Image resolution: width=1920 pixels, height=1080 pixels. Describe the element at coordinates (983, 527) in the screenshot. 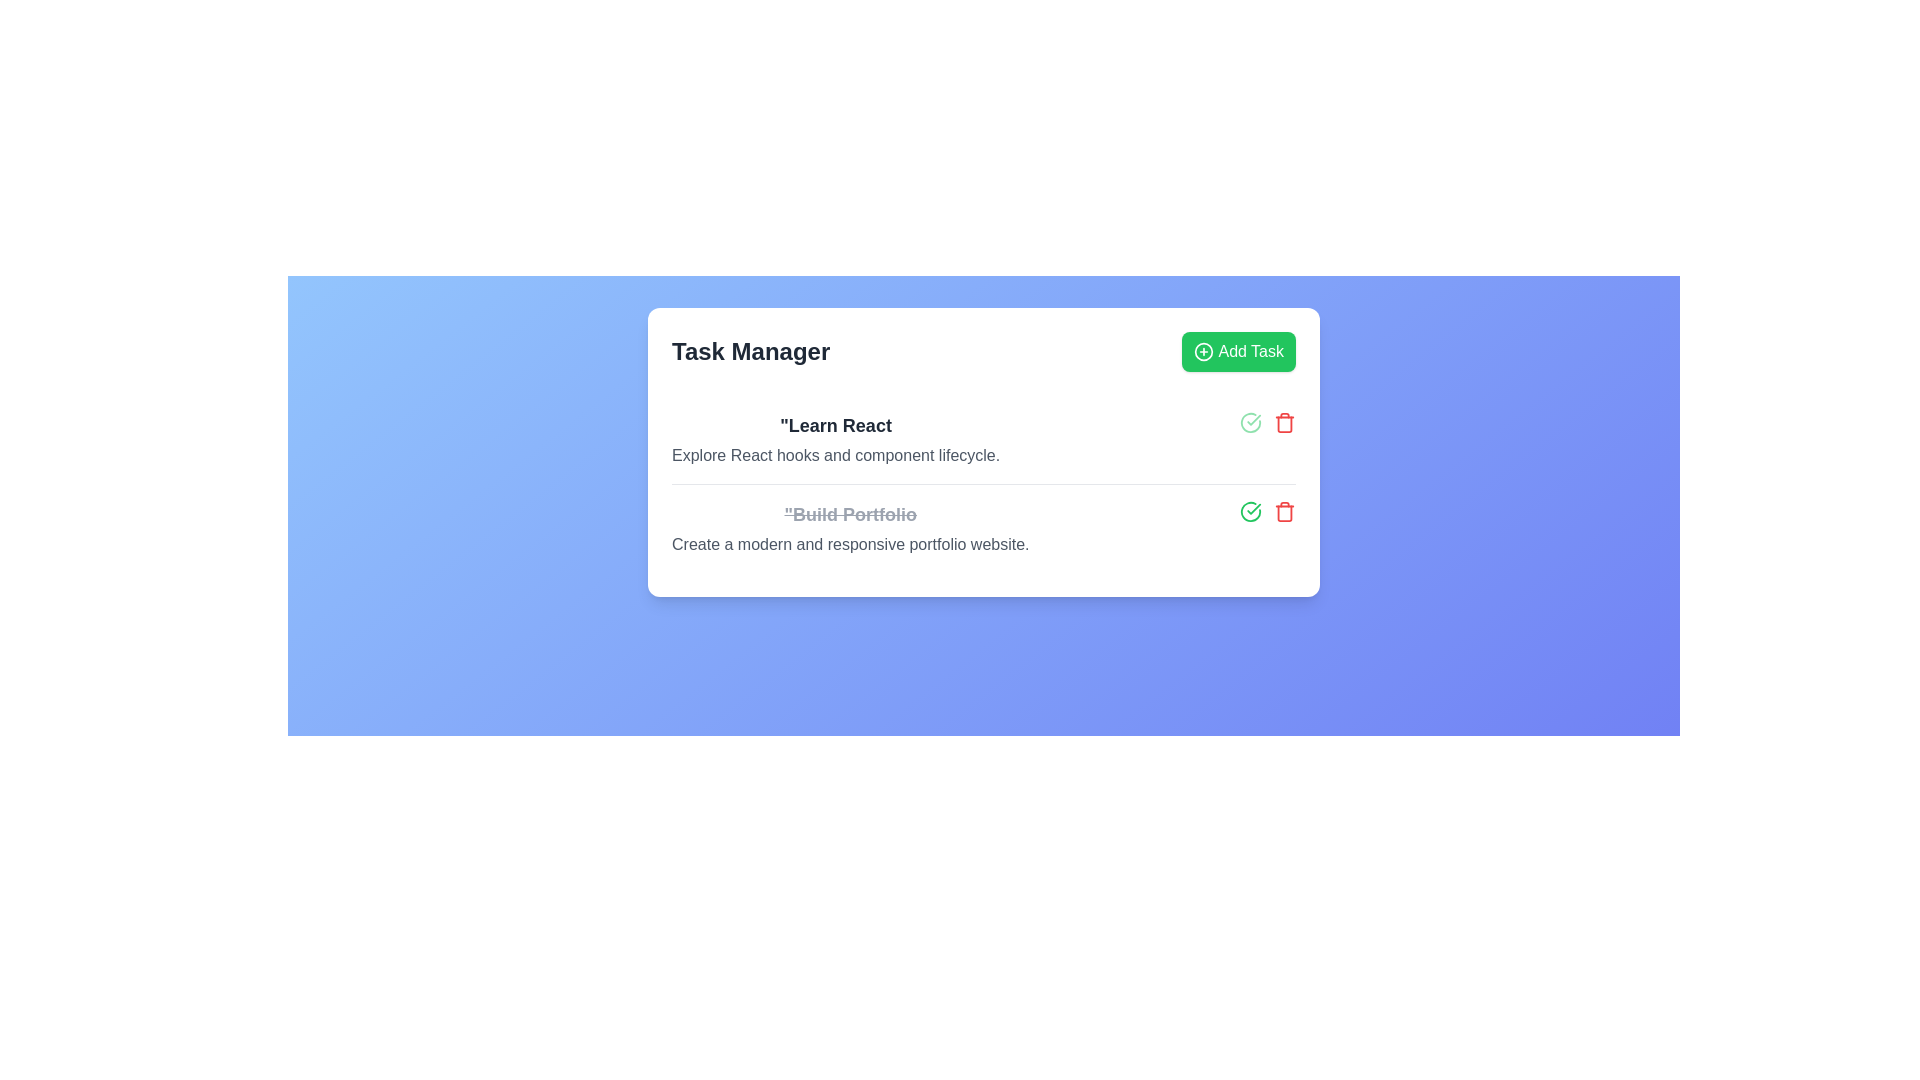

I see `the second task item in the Task Manager list` at that location.